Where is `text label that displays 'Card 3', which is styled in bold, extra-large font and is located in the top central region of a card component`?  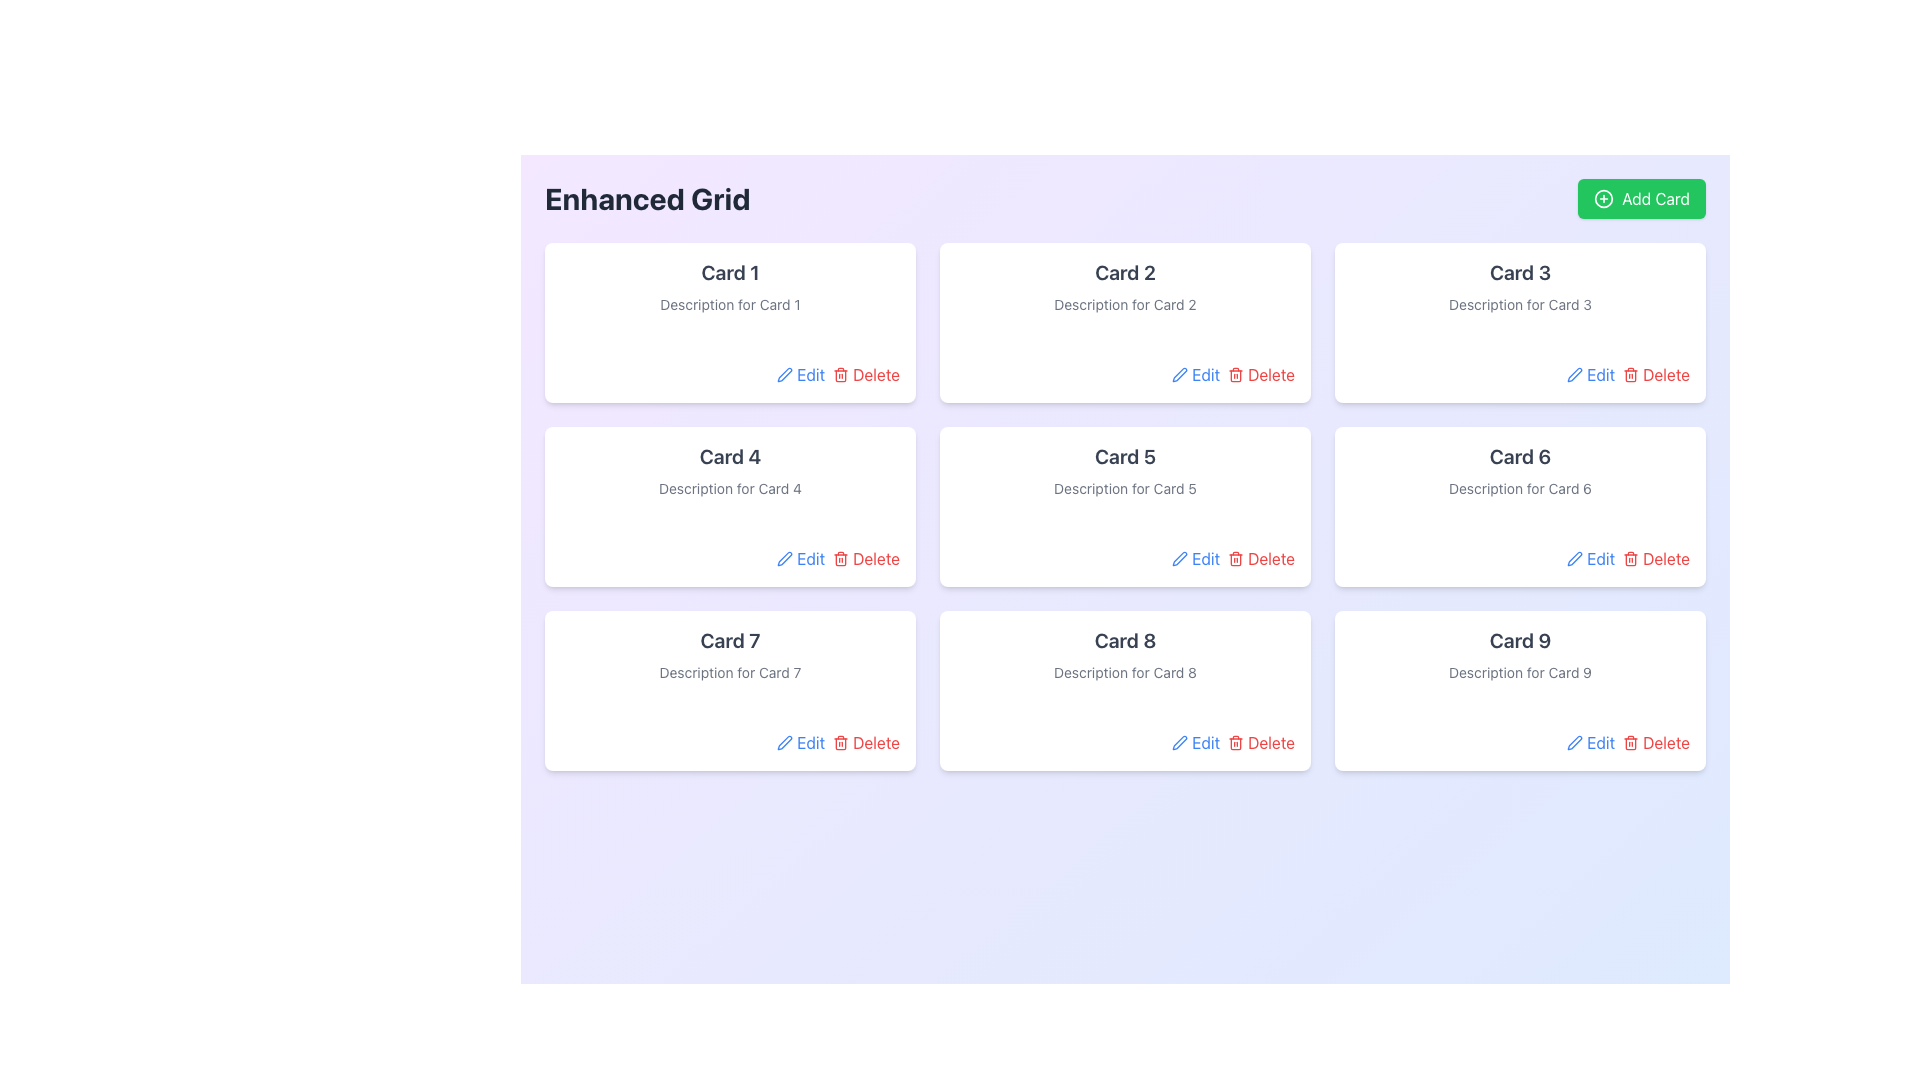 text label that displays 'Card 3', which is styled in bold, extra-large font and is located in the top central region of a card component is located at coordinates (1520, 273).